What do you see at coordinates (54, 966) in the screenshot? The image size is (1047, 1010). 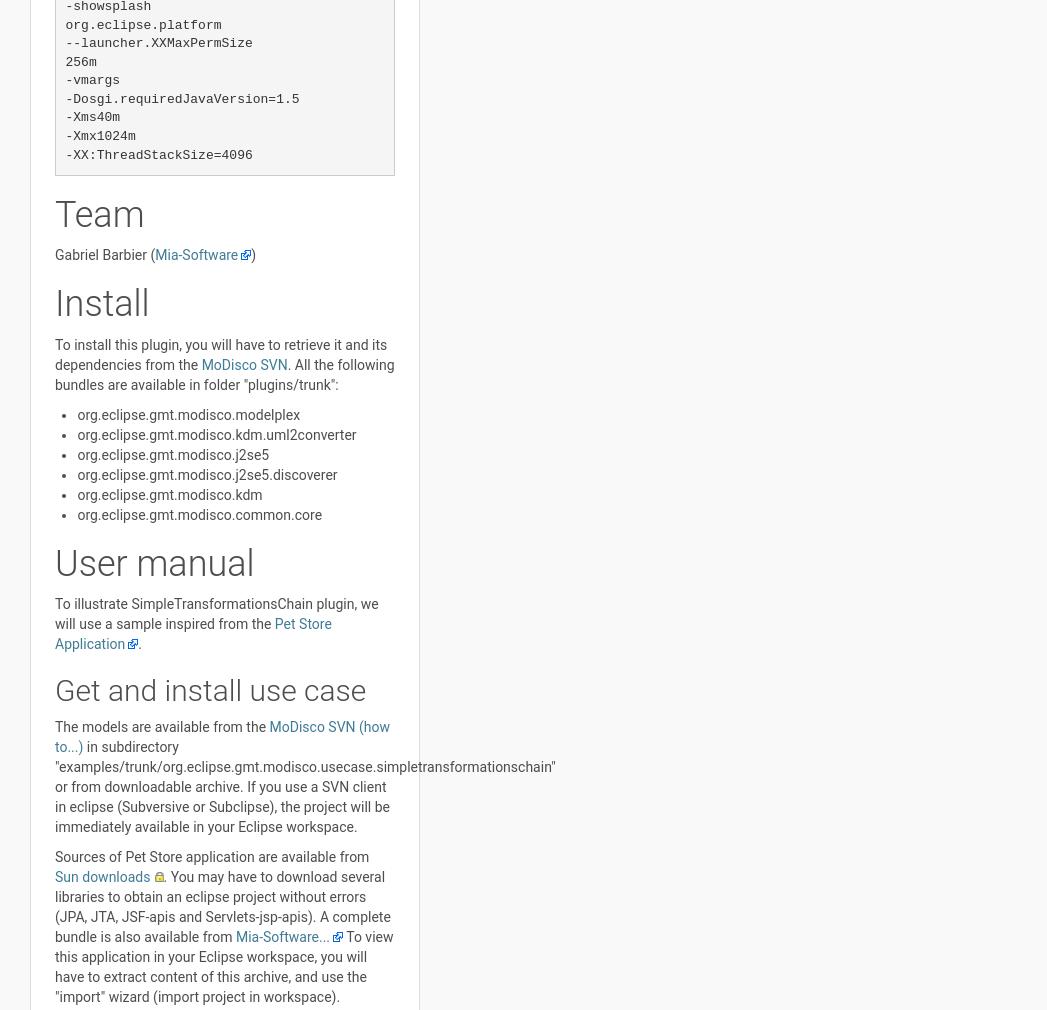 I see `'To view this application in your Eclipse workspace, you will have to extract content of this archive, and use the "import" wizard (import project in workspace).'` at bounding box center [54, 966].